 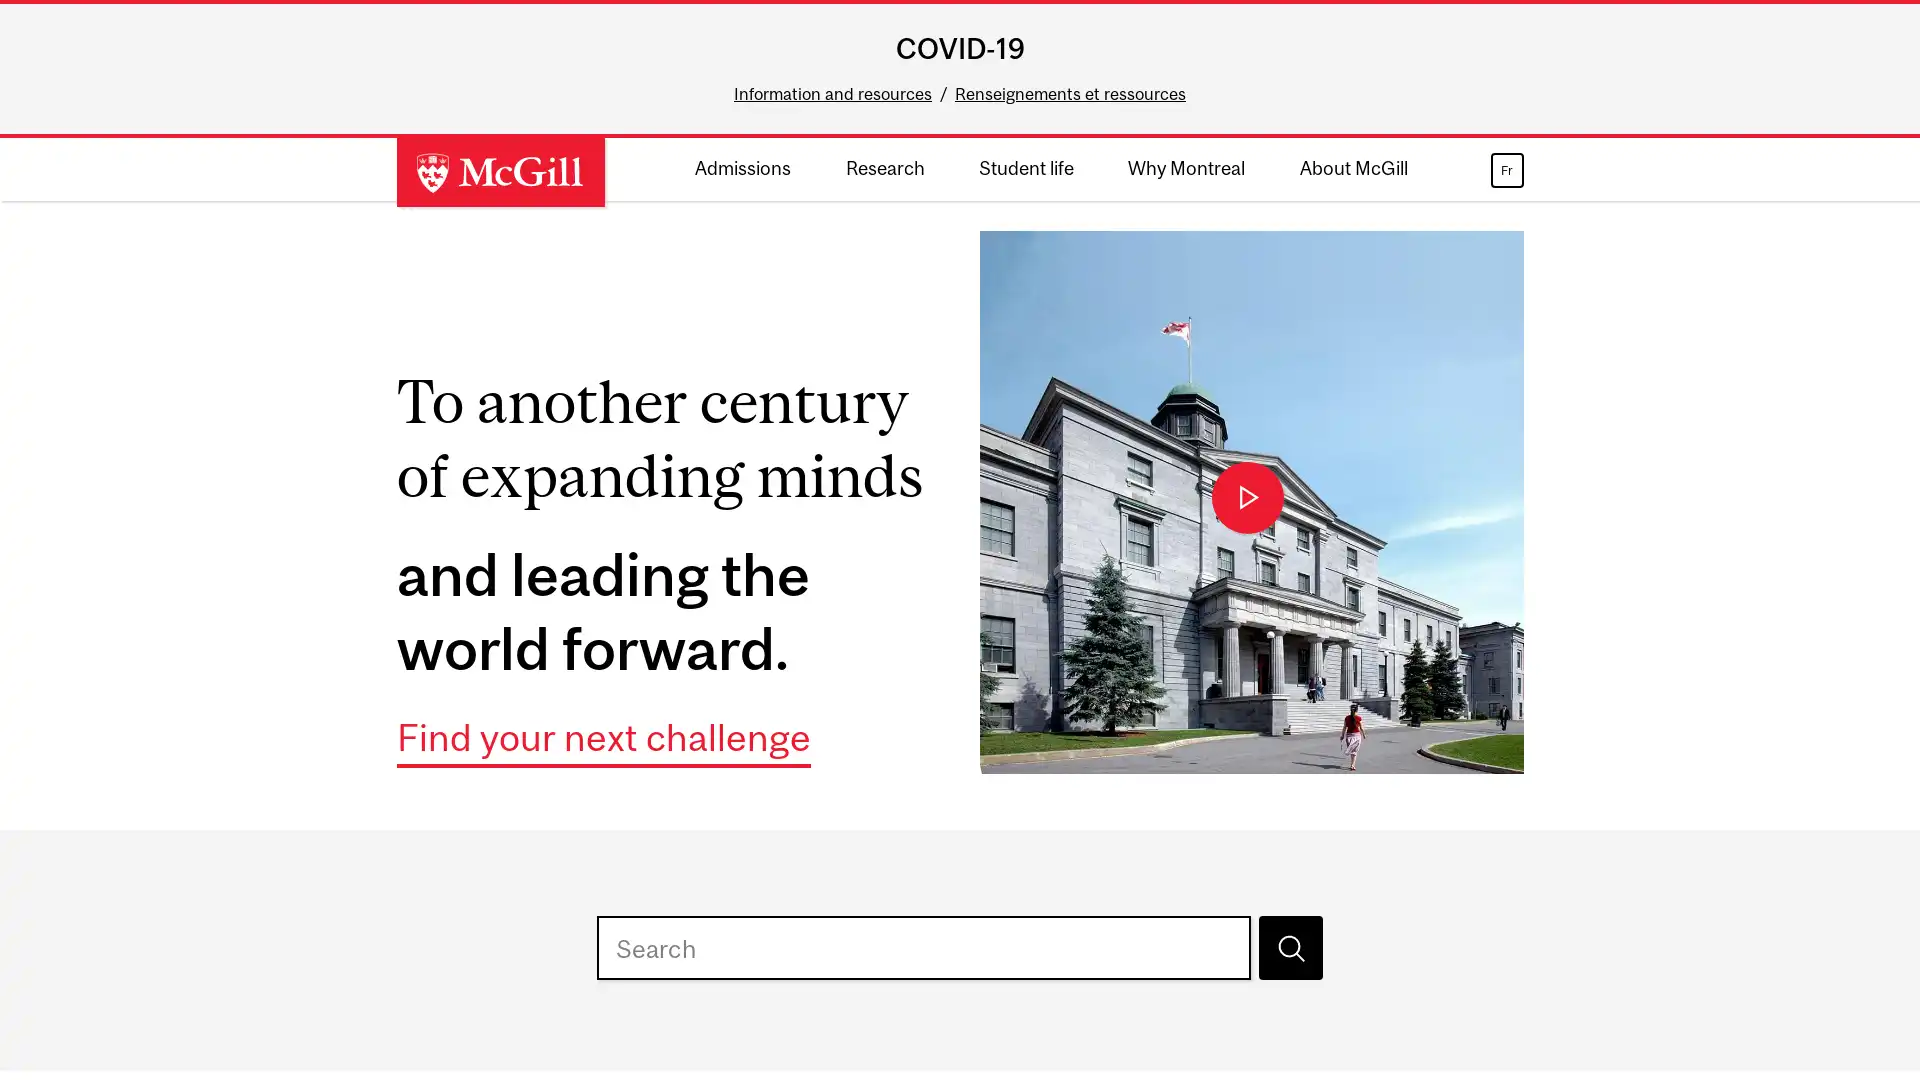 What do you see at coordinates (1353, 167) in the screenshot?
I see `About McGill` at bounding box center [1353, 167].